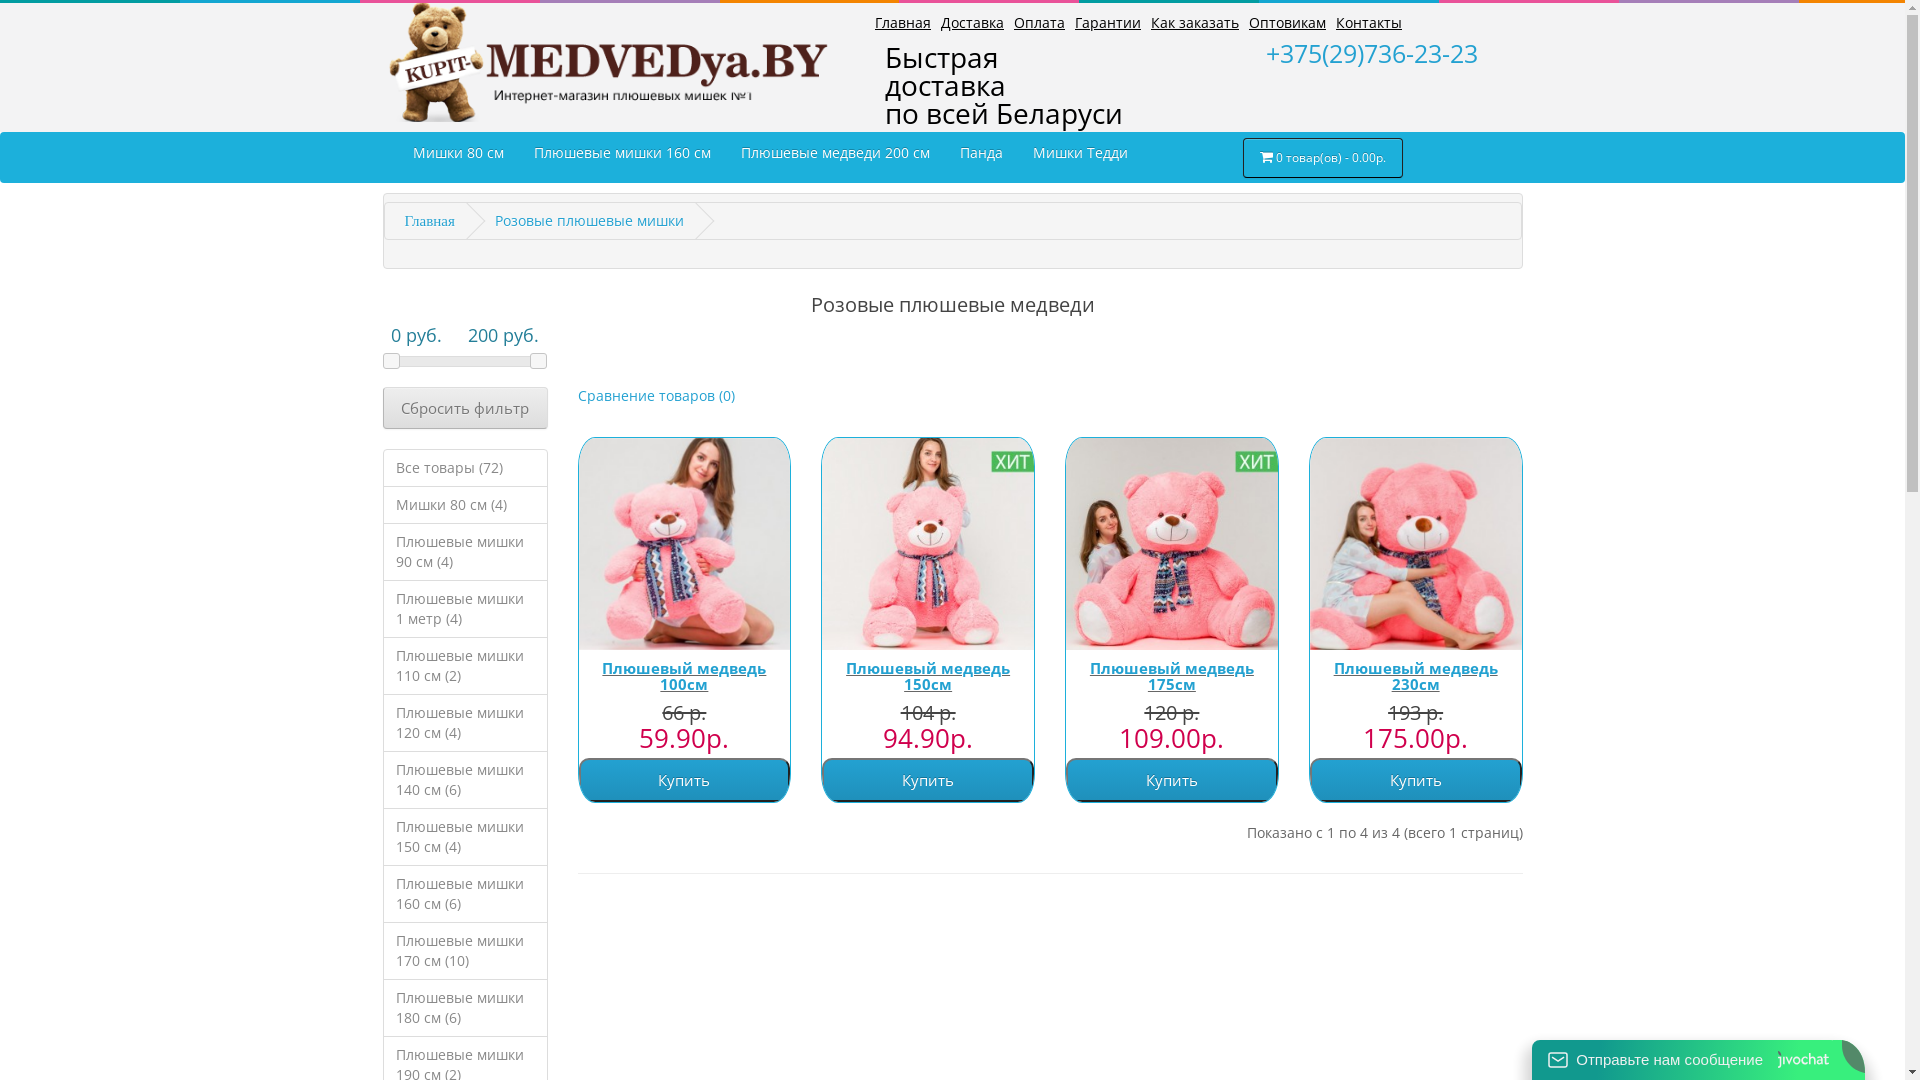  What do you see at coordinates (1265, 52) in the screenshot?
I see `'+375(29)736-23-23'` at bounding box center [1265, 52].